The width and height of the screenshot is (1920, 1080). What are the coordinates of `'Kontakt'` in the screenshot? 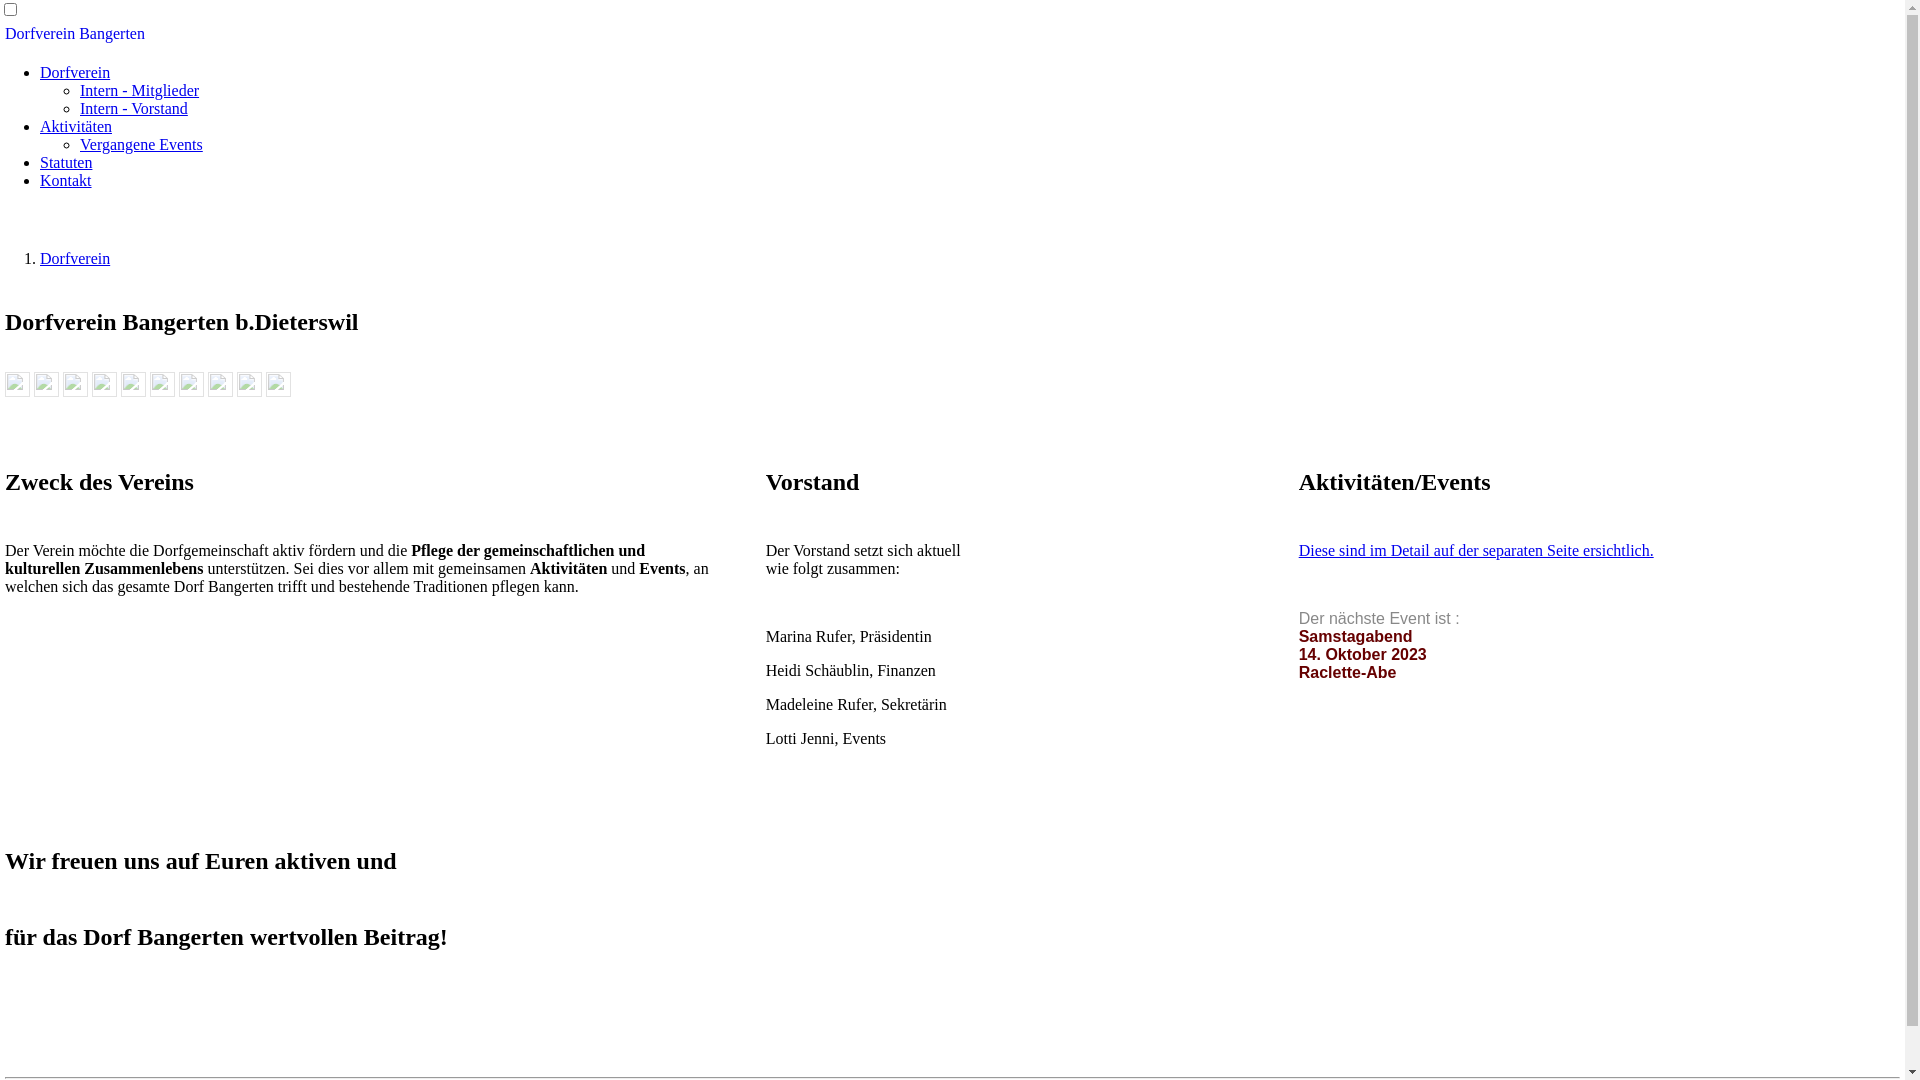 It's located at (66, 180).